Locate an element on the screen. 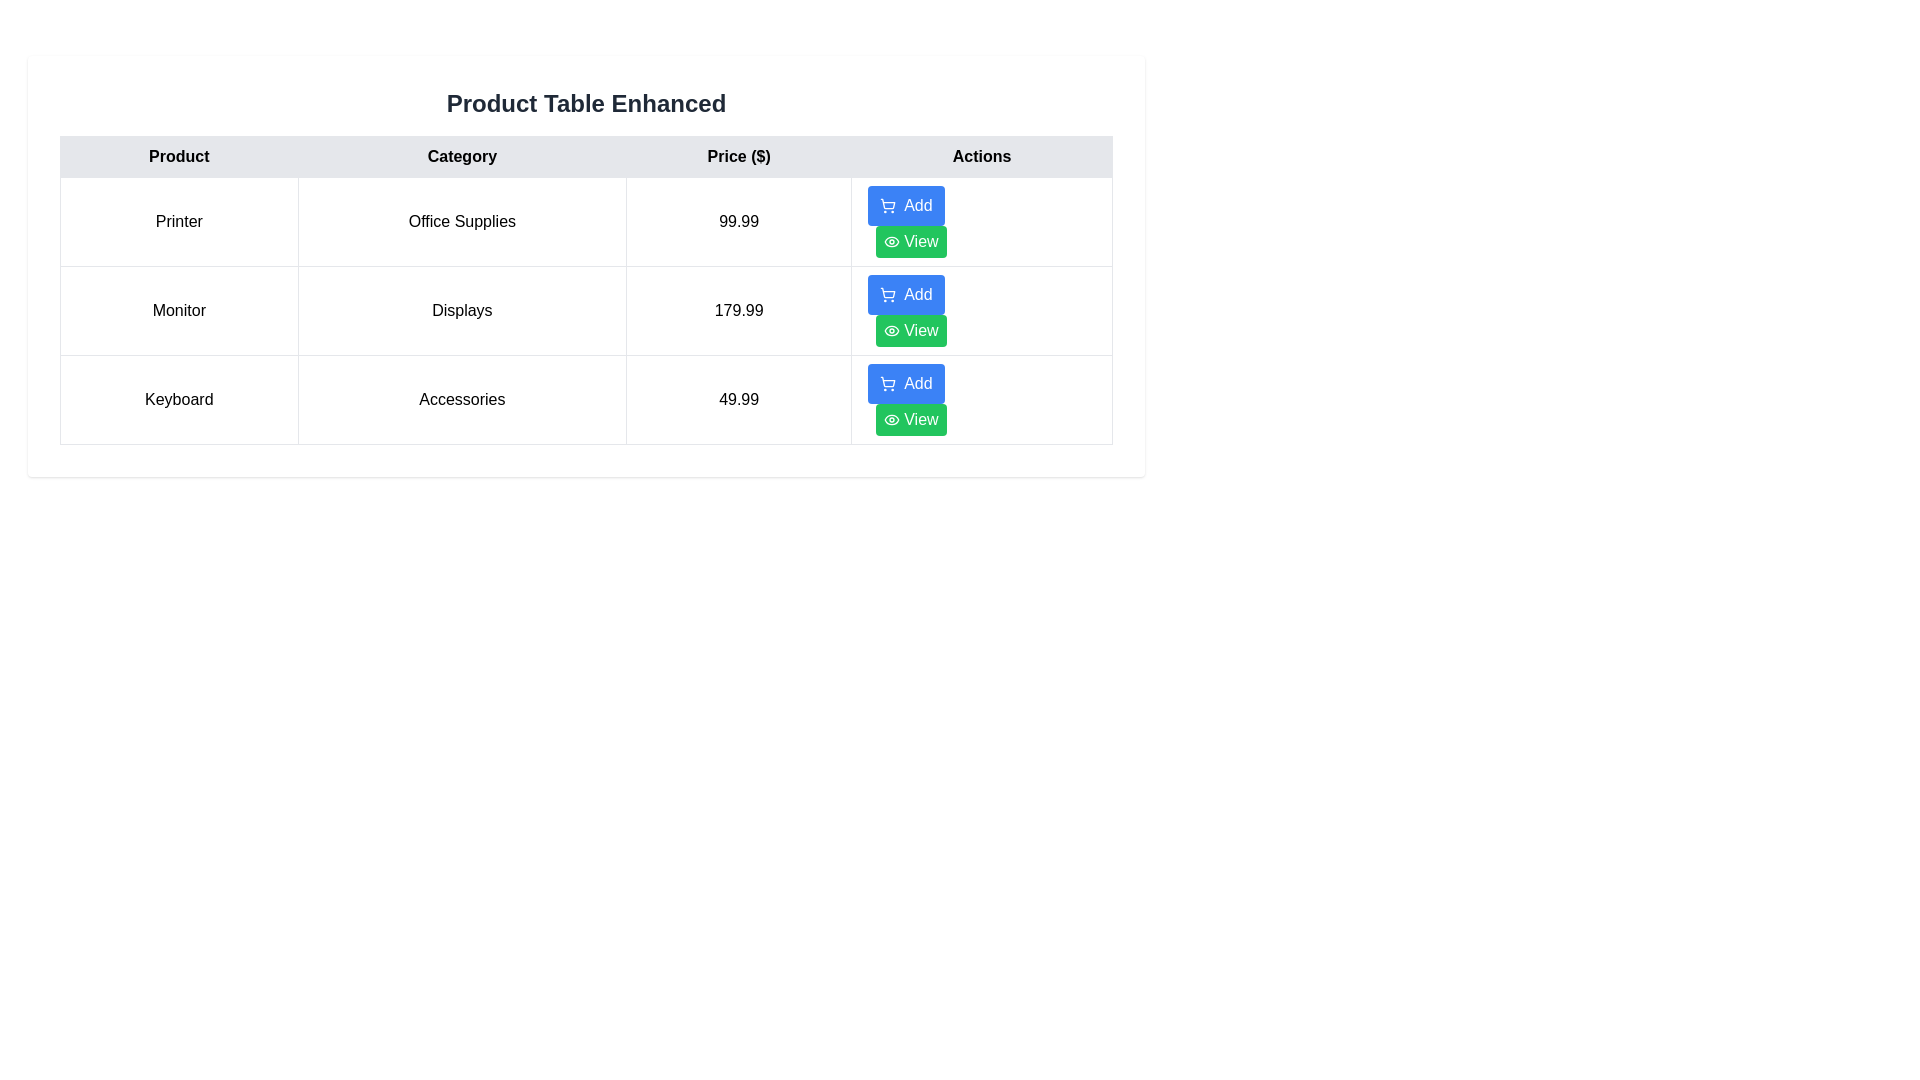 Image resolution: width=1920 pixels, height=1080 pixels. the 'Office Supplies' text field, which is the second column in a table row under the 'Category' header, centered between 'Printer' and '99.99' is located at coordinates (461, 222).